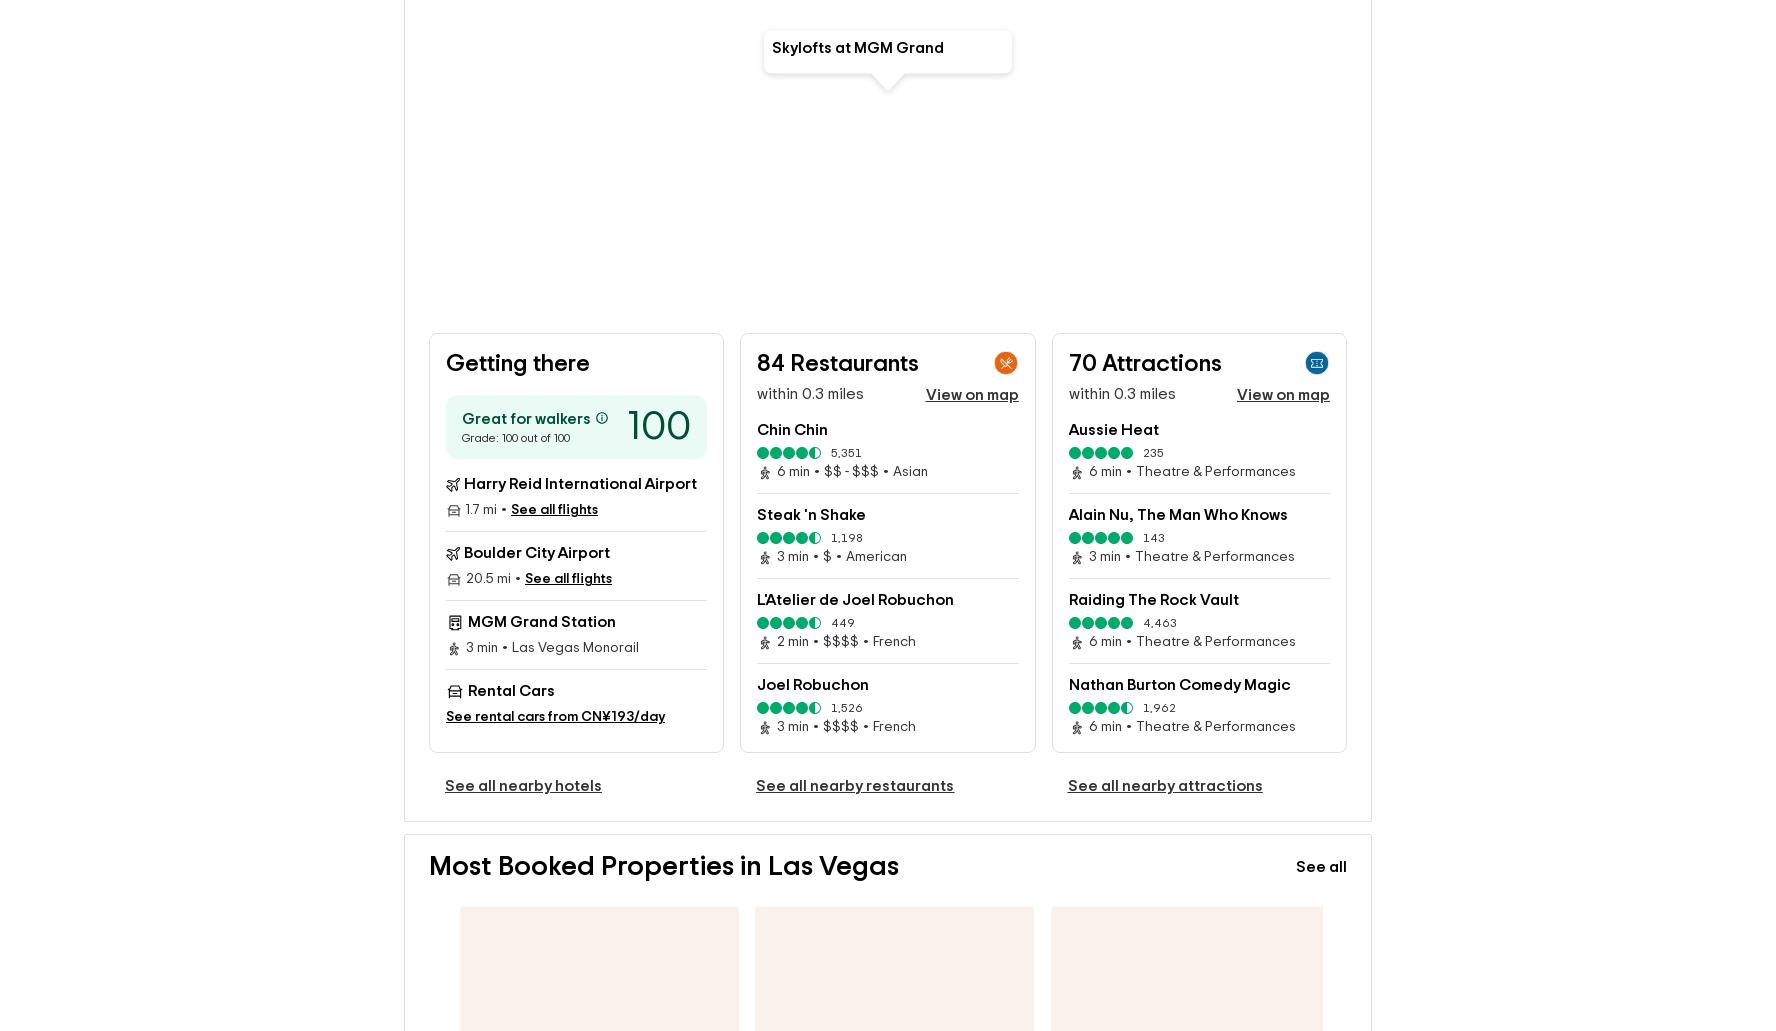 Image resolution: width=1776 pixels, height=1031 pixels. What do you see at coordinates (1113, 396) in the screenshot?
I see `'Aussie Heat'` at bounding box center [1113, 396].